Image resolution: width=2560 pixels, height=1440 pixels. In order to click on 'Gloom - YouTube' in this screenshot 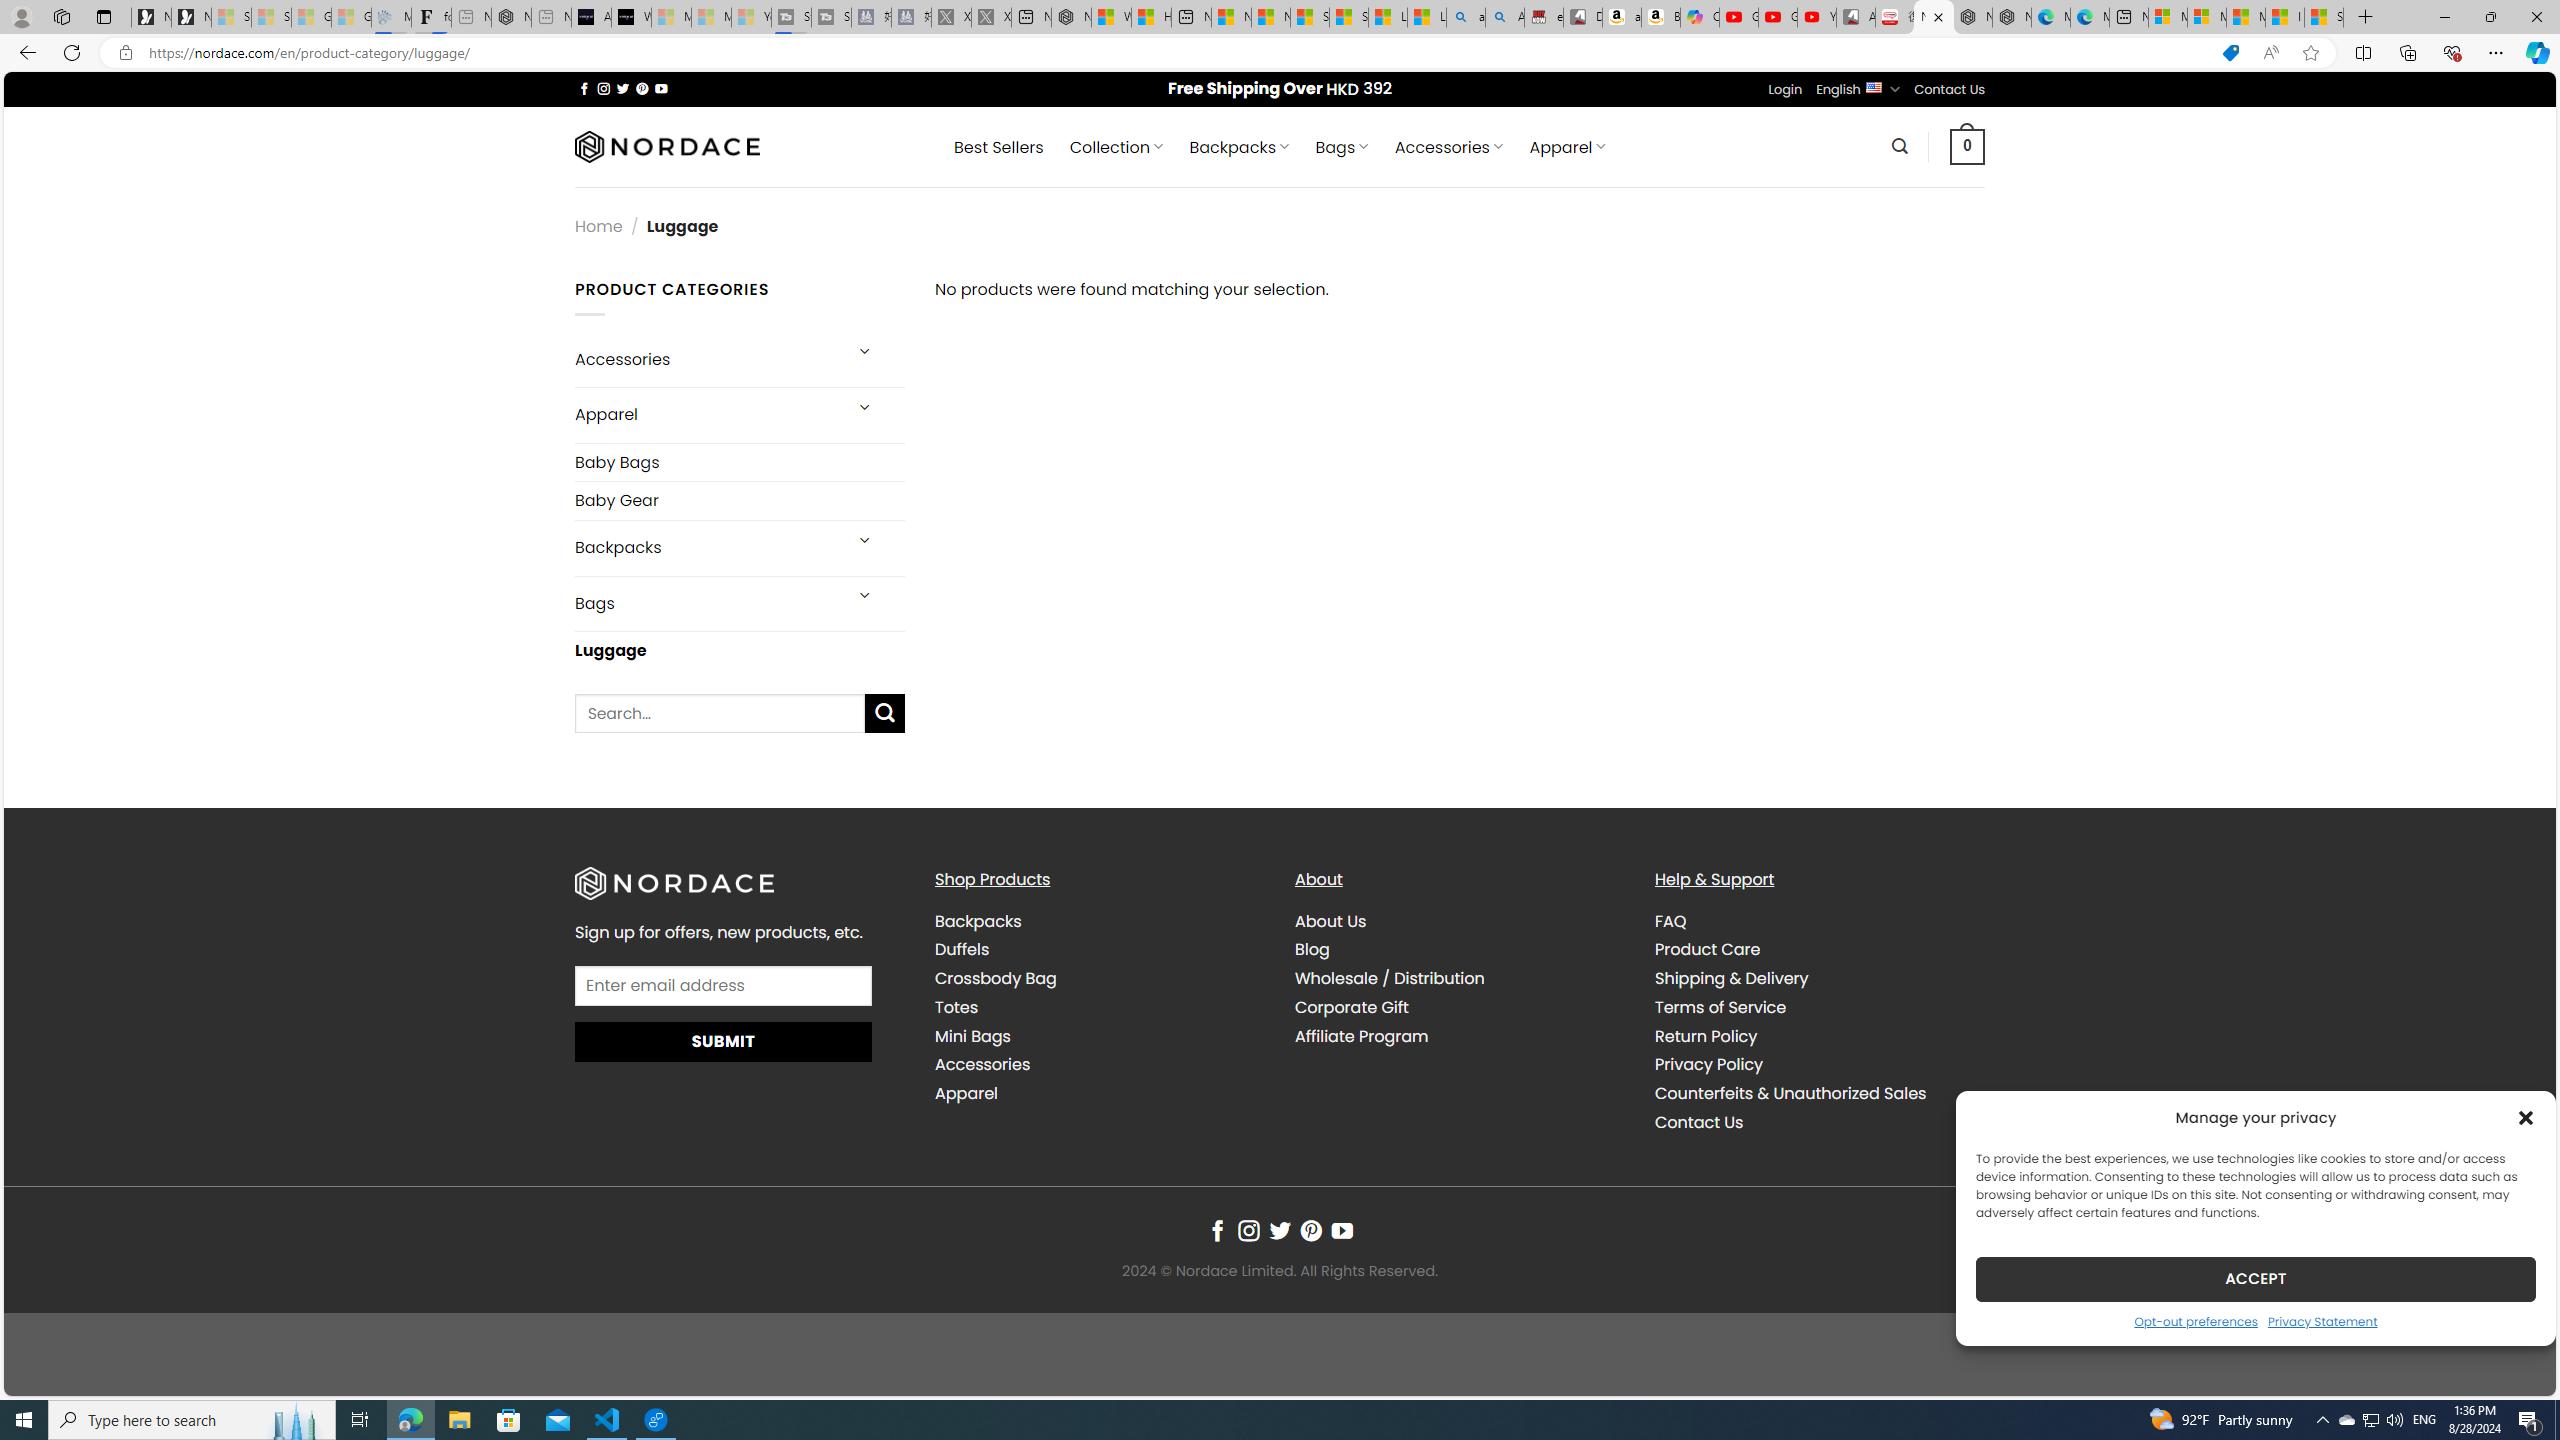, I will do `click(1777, 16)`.